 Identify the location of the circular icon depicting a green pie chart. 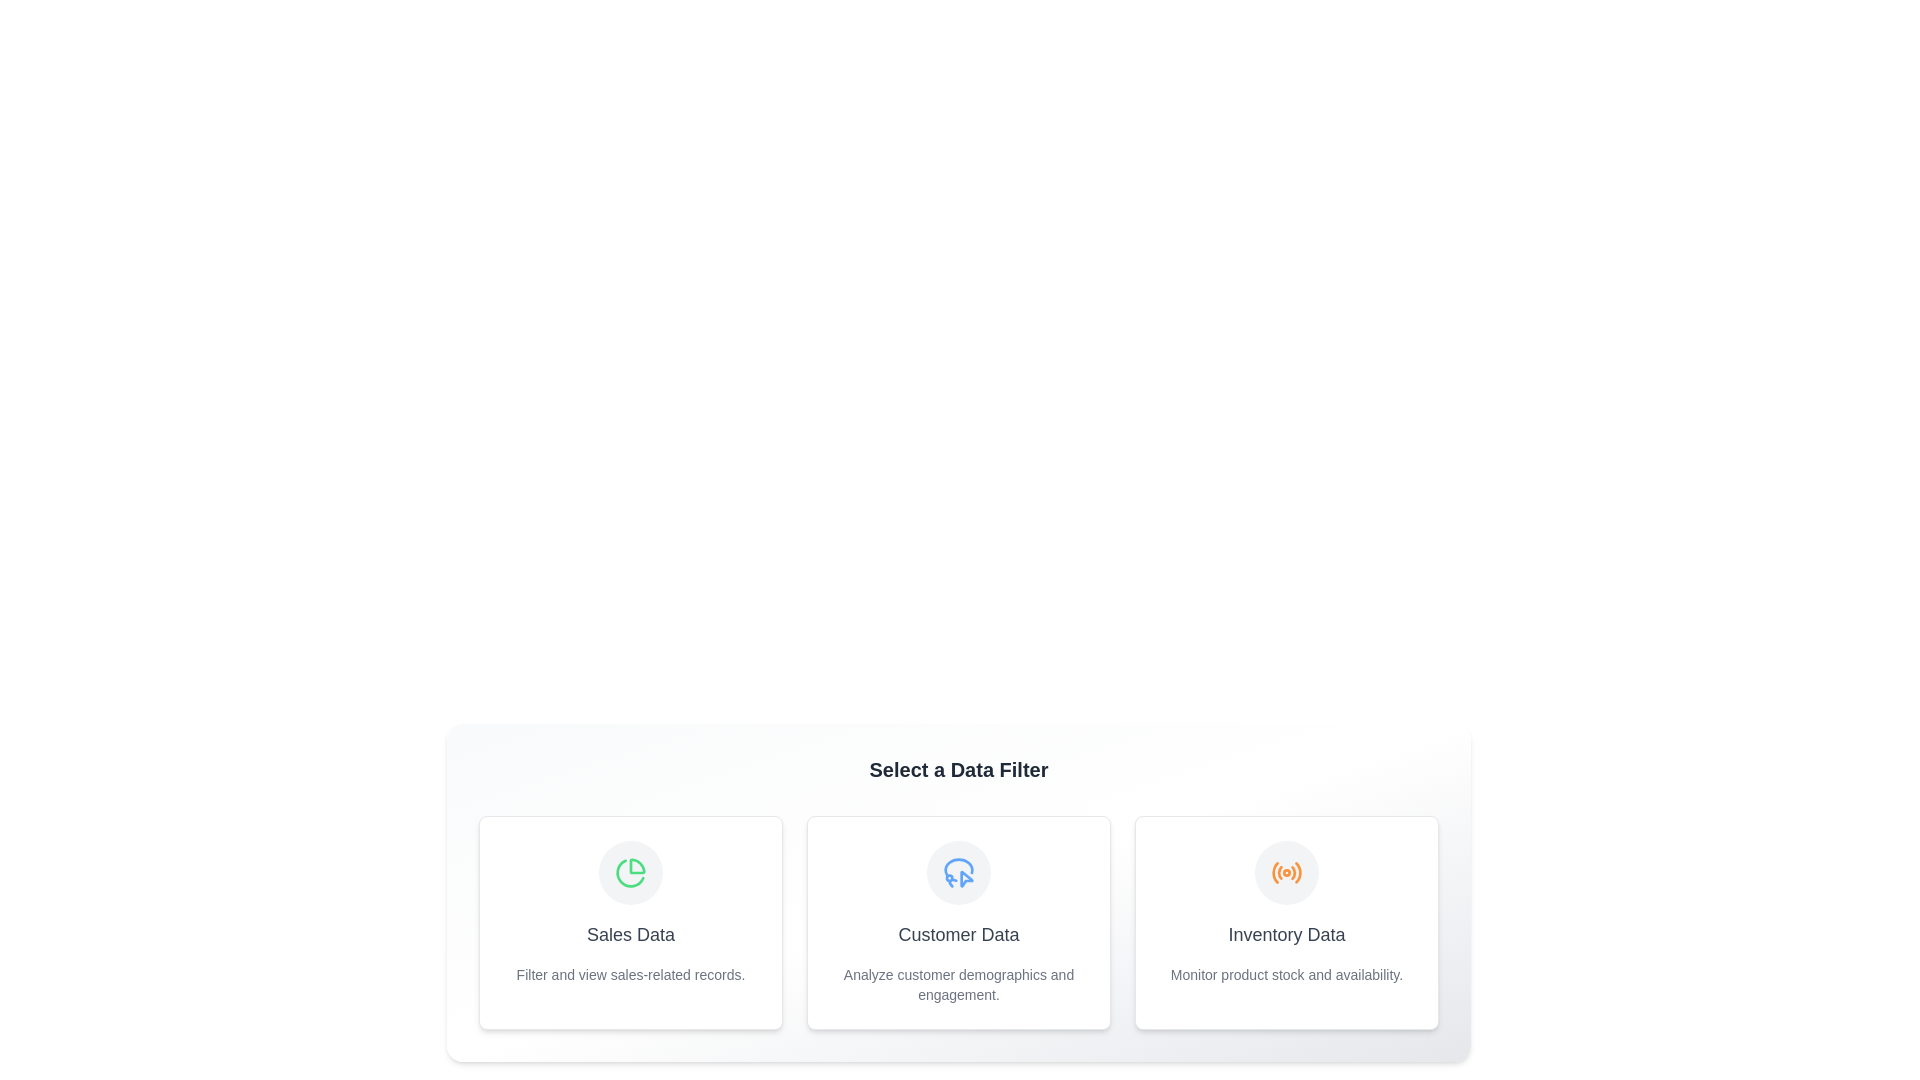
(629, 871).